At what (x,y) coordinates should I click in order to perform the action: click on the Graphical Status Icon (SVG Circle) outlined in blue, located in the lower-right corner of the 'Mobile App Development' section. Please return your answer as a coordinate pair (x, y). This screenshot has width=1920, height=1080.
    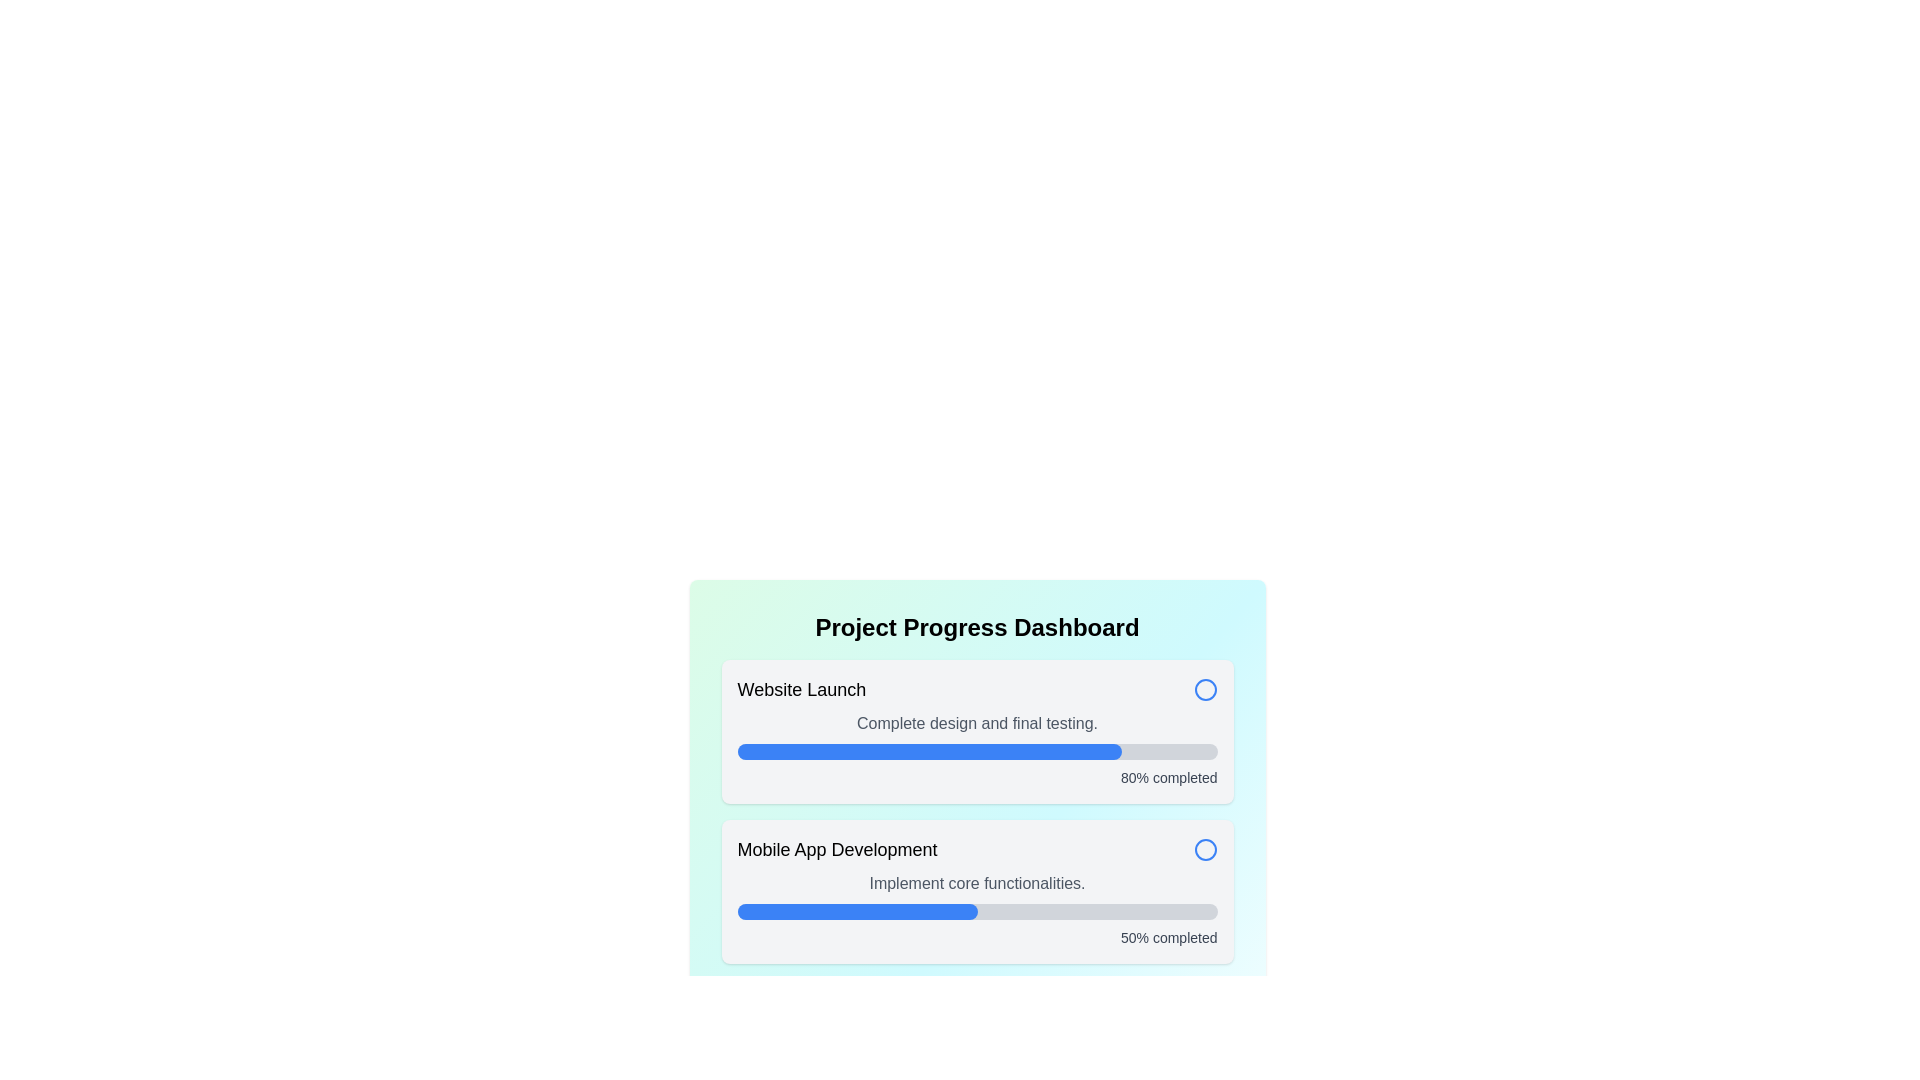
    Looking at the image, I should click on (1204, 849).